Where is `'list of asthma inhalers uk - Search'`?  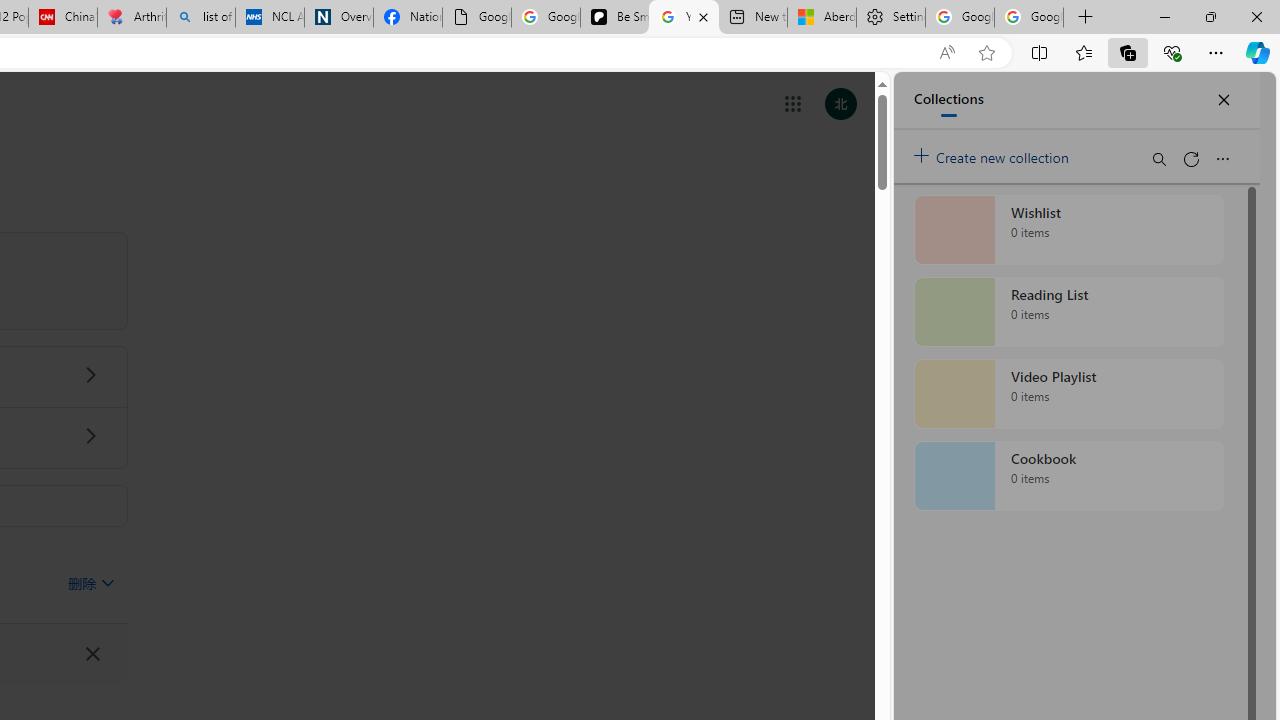
'list of asthma inhalers uk - Search' is located at coordinates (200, 17).